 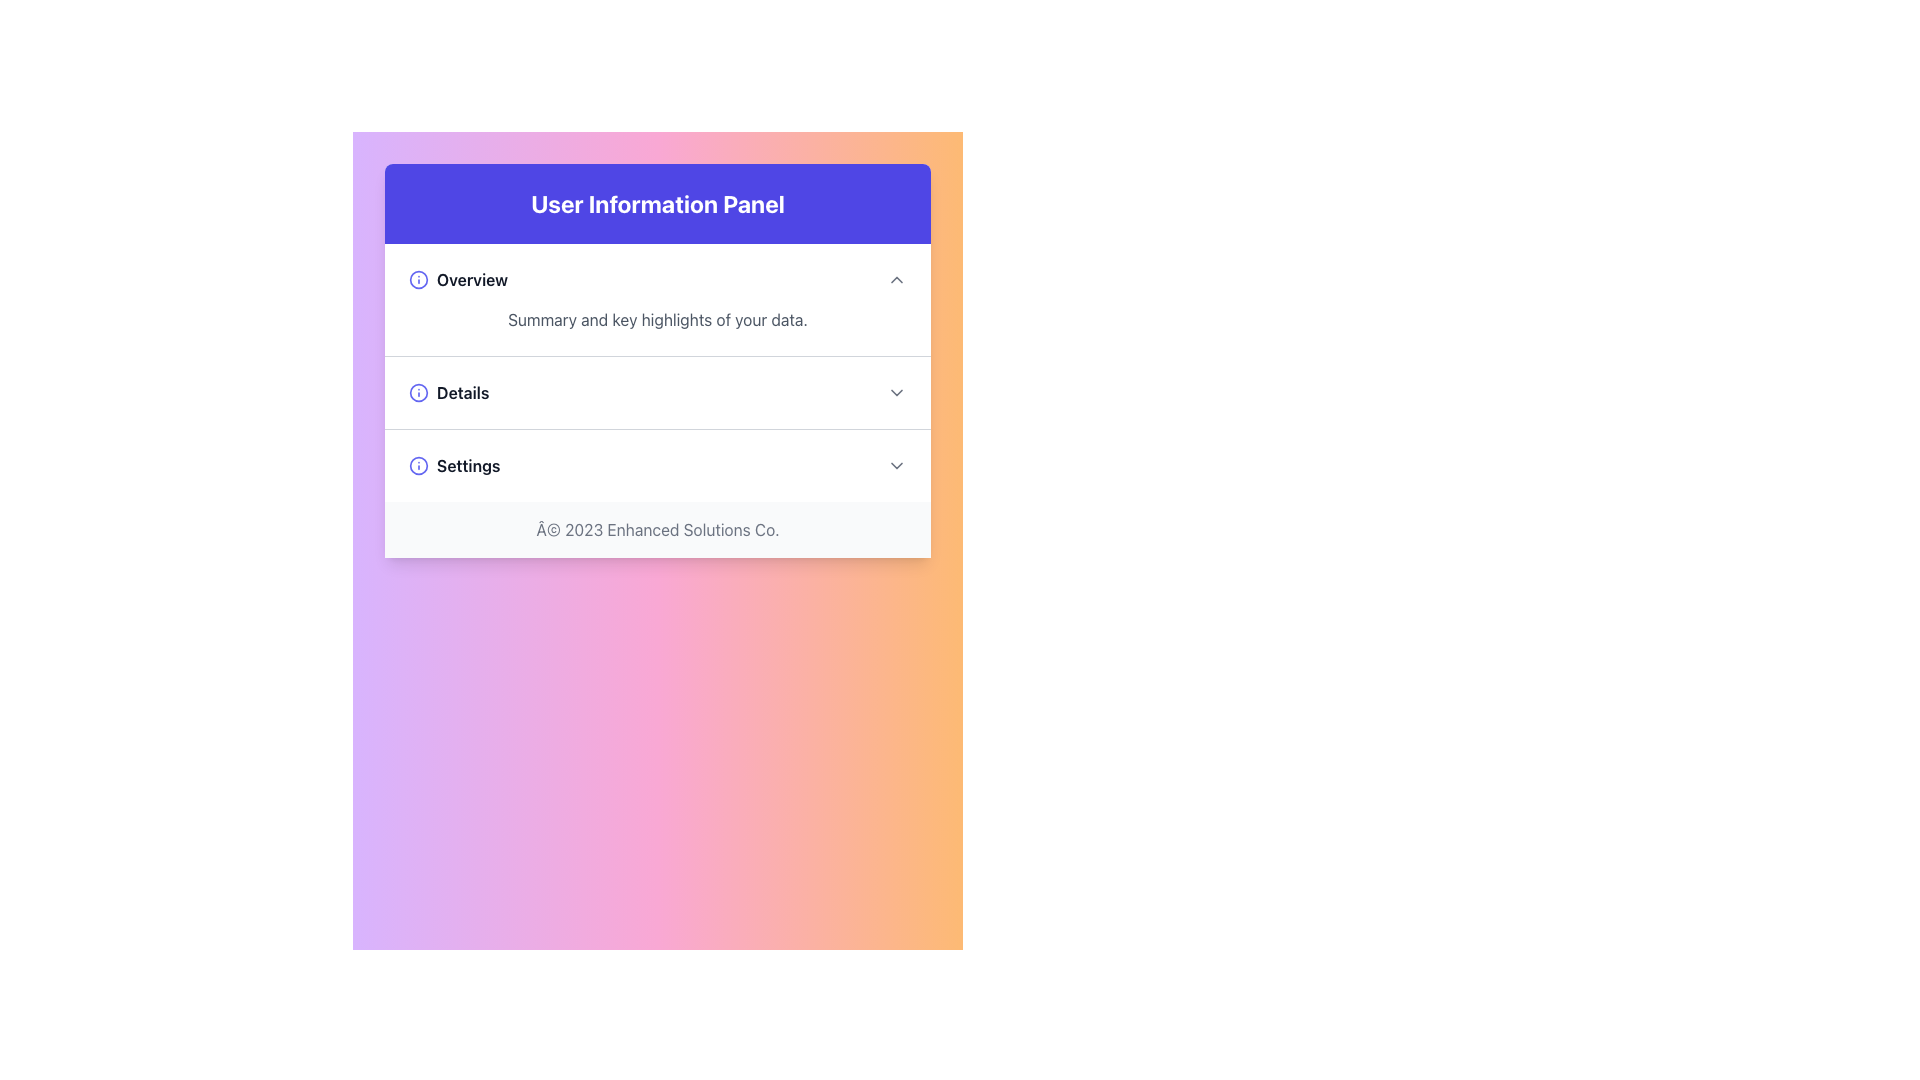 What do you see at coordinates (896, 393) in the screenshot?
I see `the Chevron Down icon located at the top-right of the 'Details' section` at bounding box center [896, 393].